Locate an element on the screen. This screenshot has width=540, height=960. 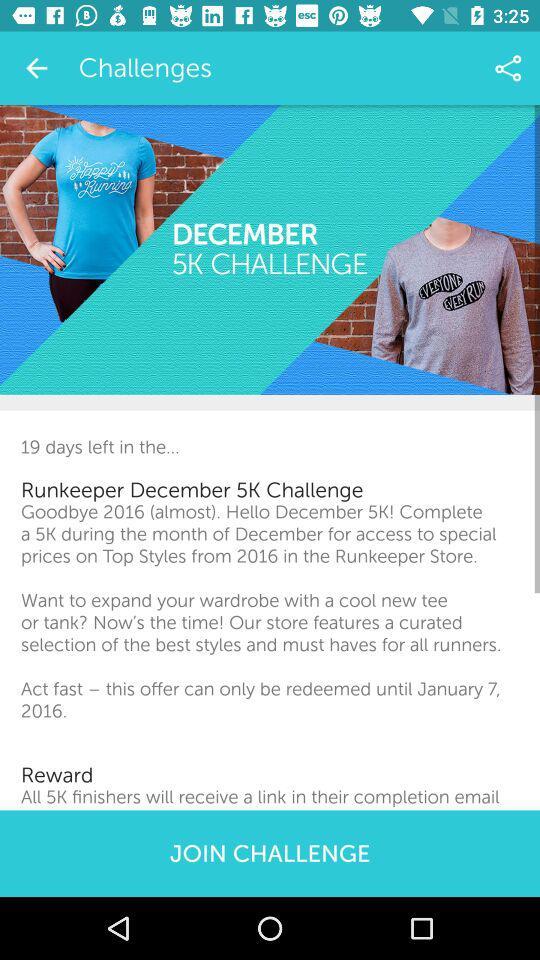
item next to the challenges is located at coordinates (508, 68).